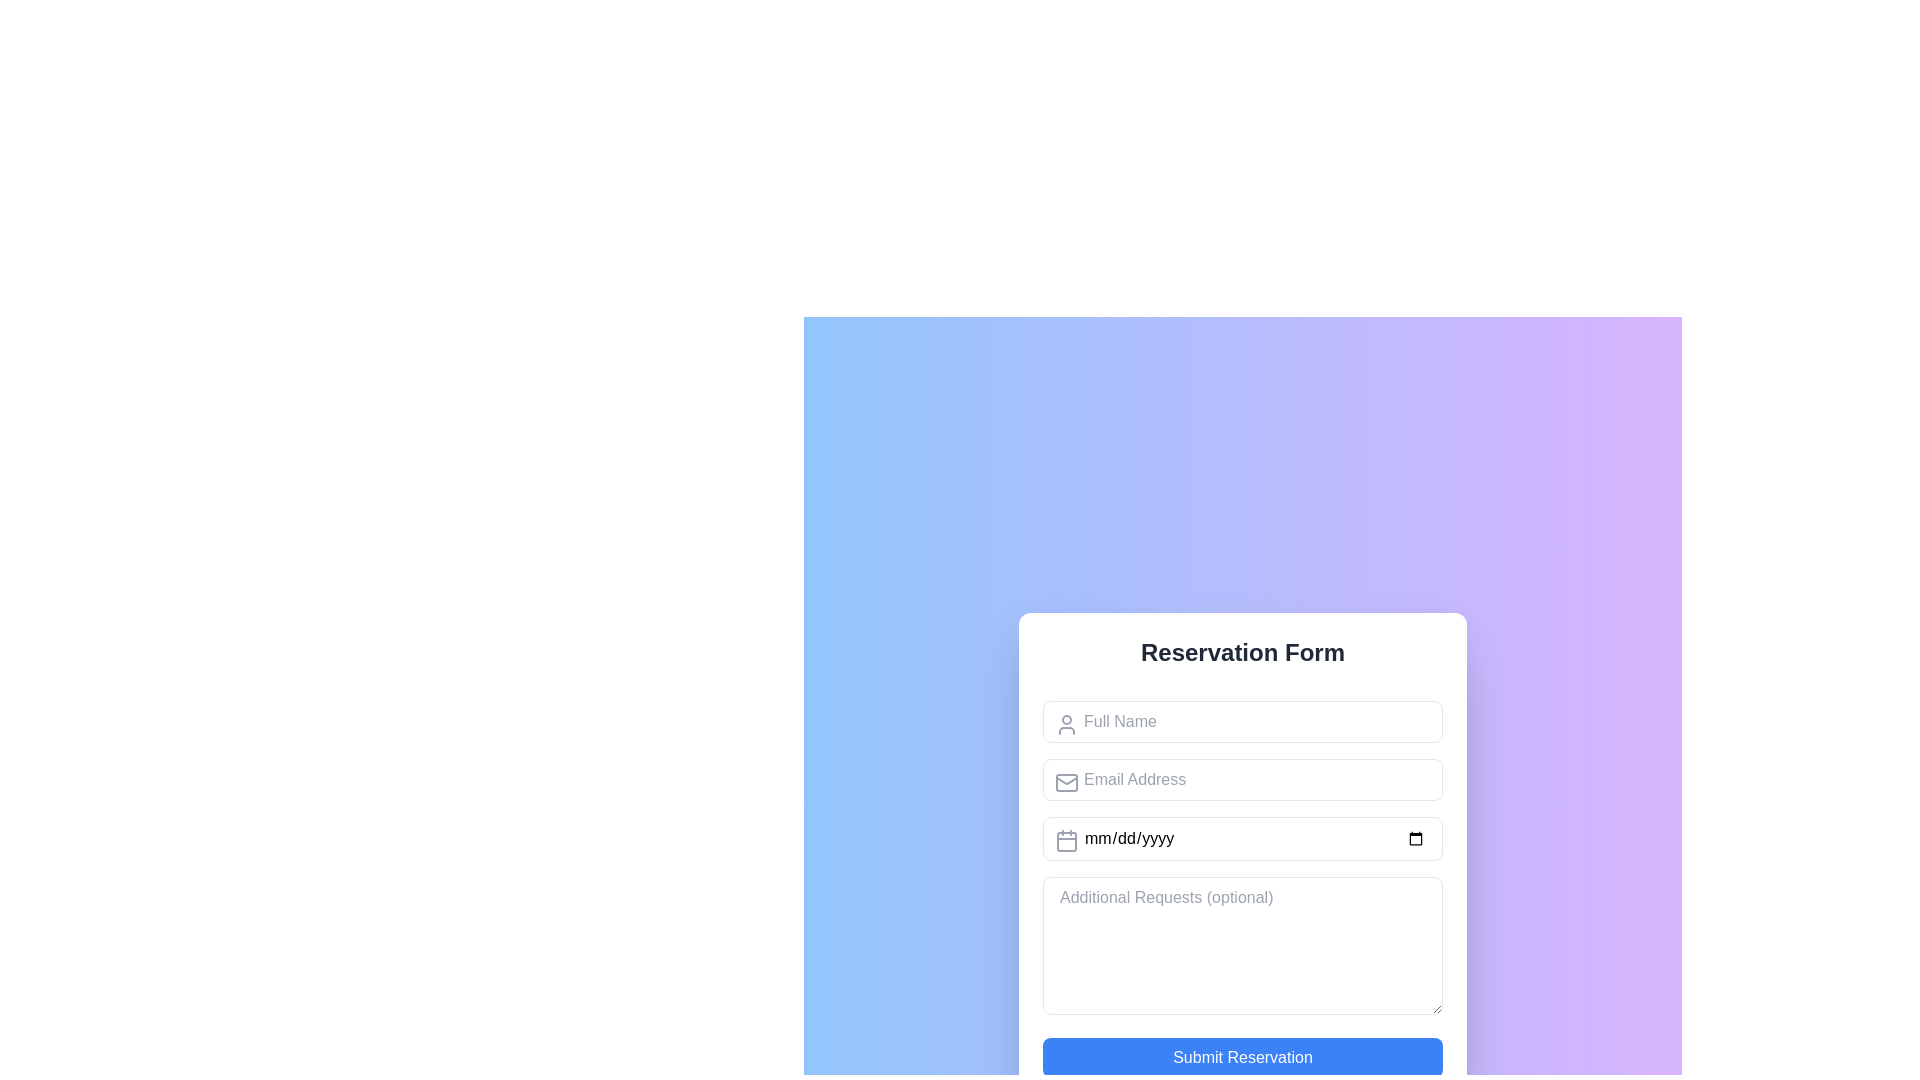 The width and height of the screenshot is (1920, 1080). Describe the element at coordinates (1242, 778) in the screenshot. I see `the text input field labeled 'Email Address' using tab navigation to focus on it` at that location.